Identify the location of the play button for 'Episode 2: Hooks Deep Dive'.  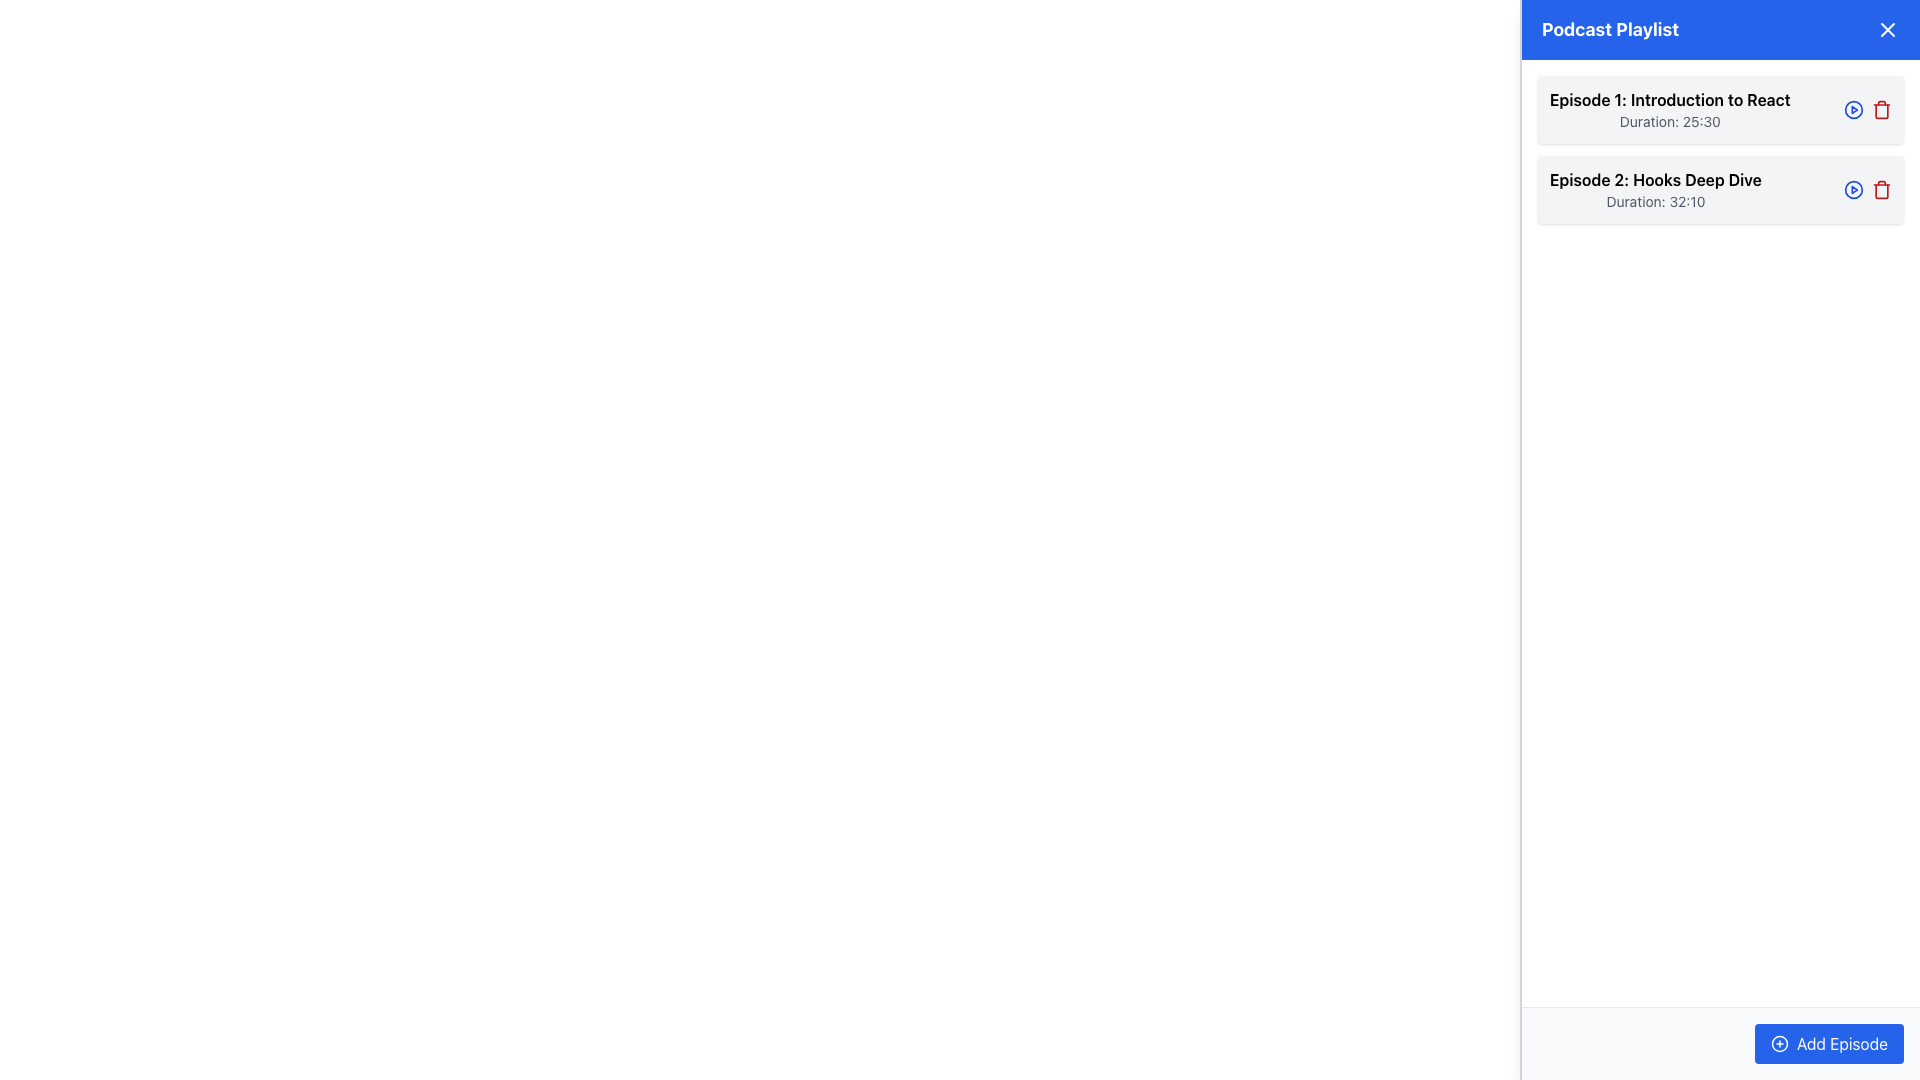
(1852, 189).